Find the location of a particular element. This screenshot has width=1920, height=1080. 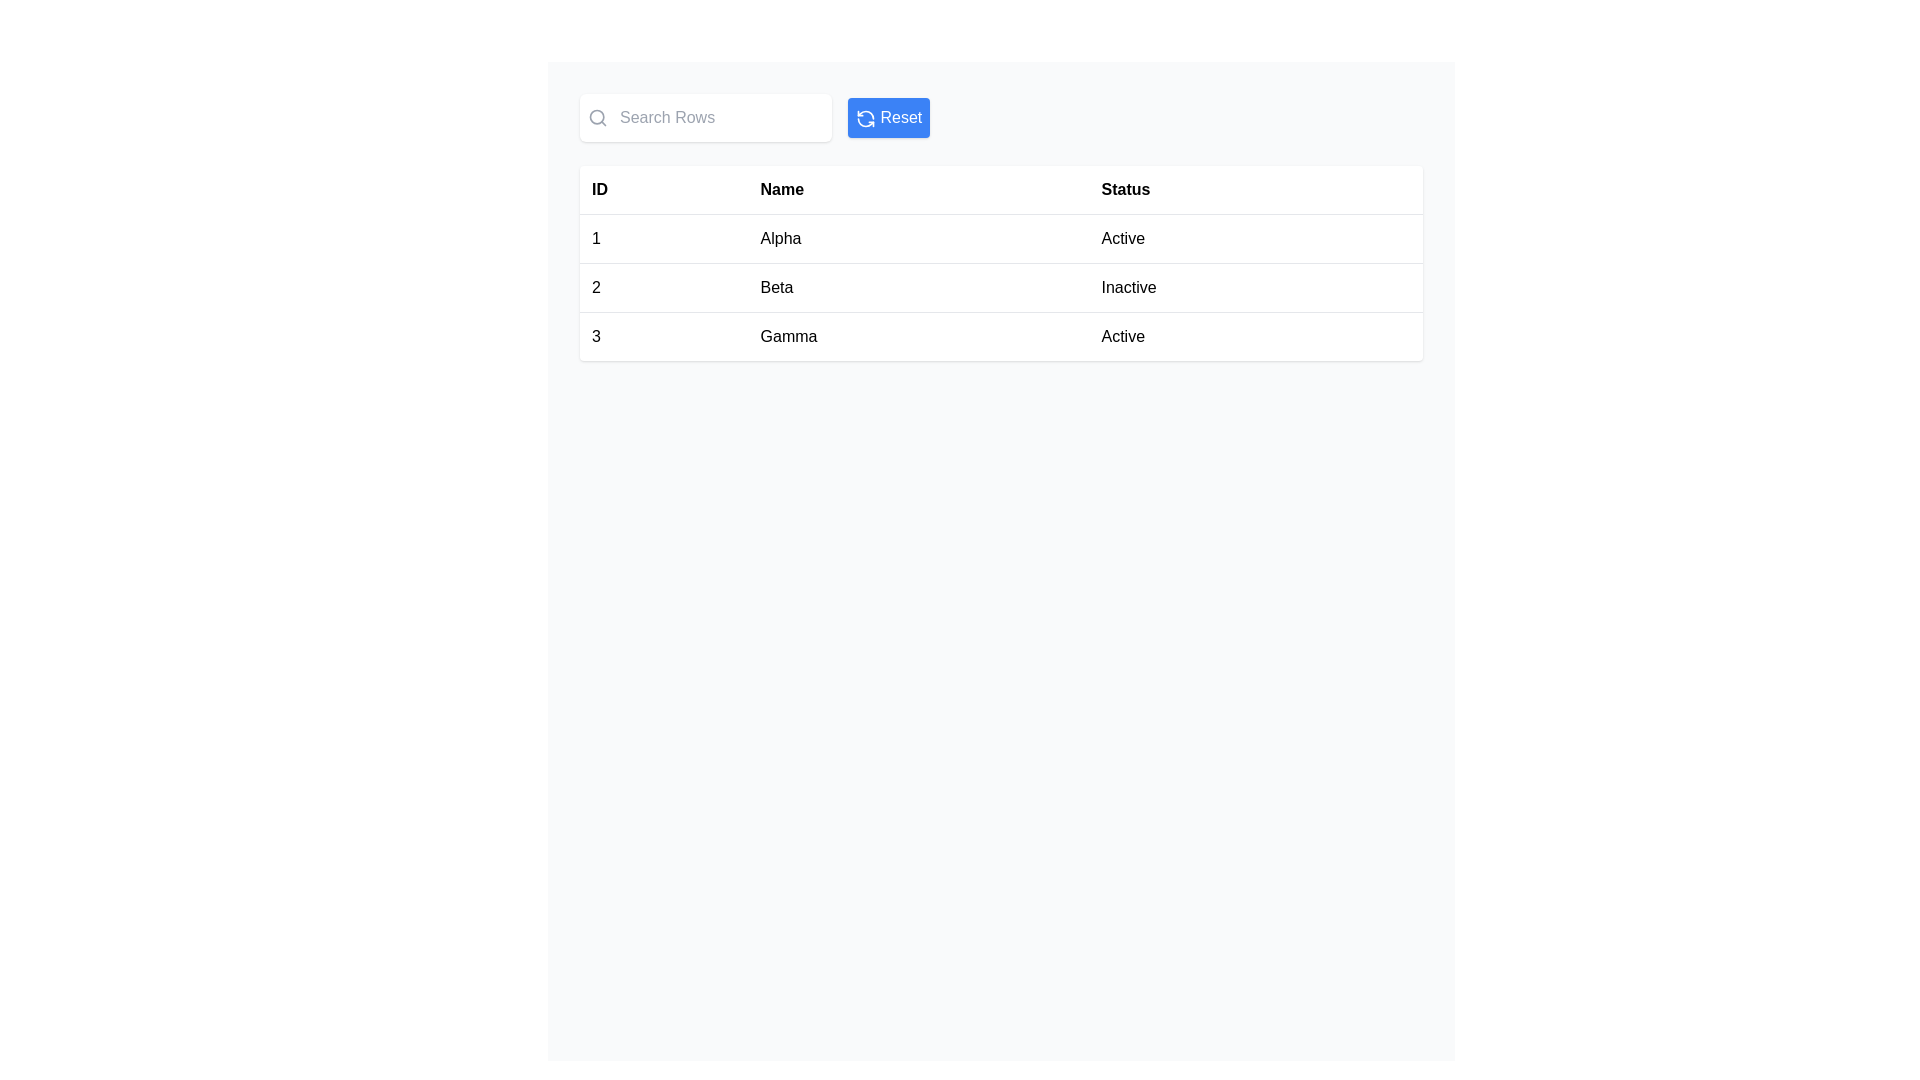

the third row in the table representing the entry for '3', 'Gamma', with status 'Active' is located at coordinates (1001, 335).